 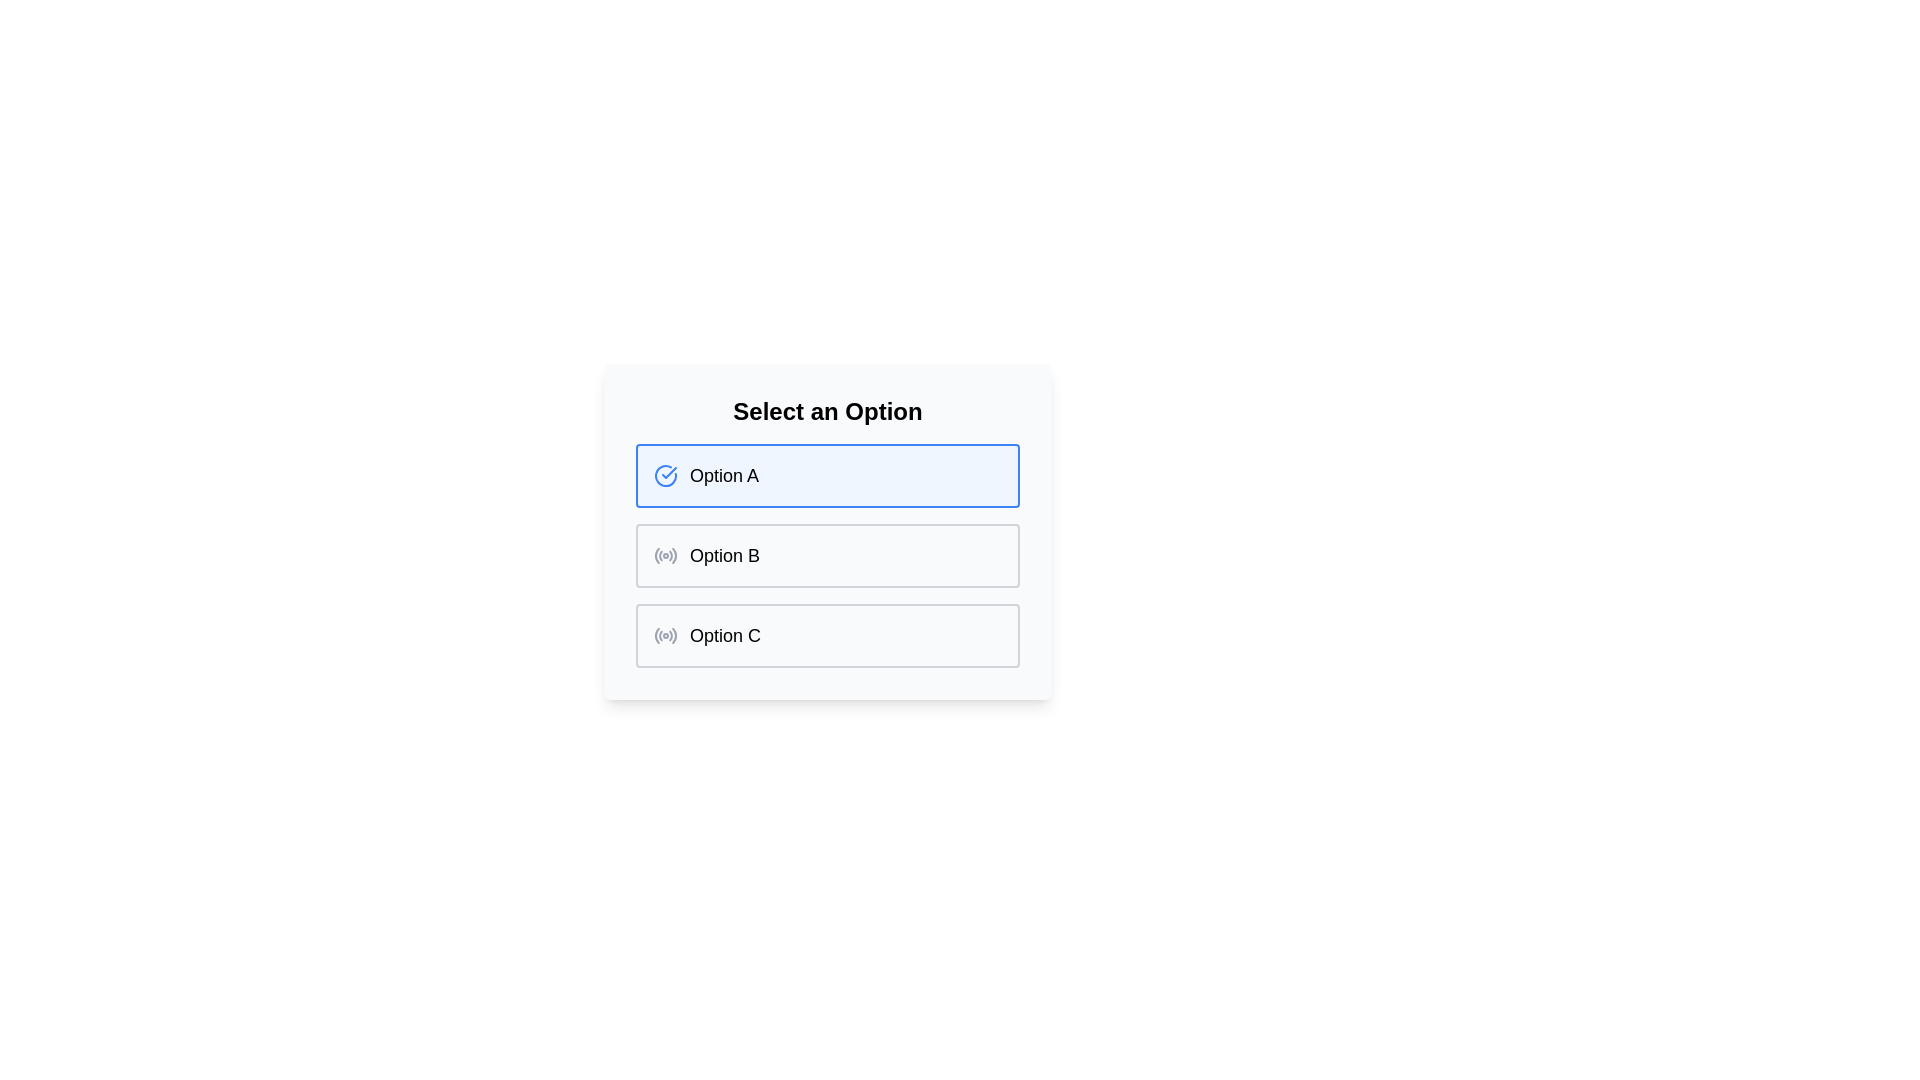 I want to click on the 'Option C' radio button, which is the third option in a vertical list of selectable options, so click(x=828, y=636).